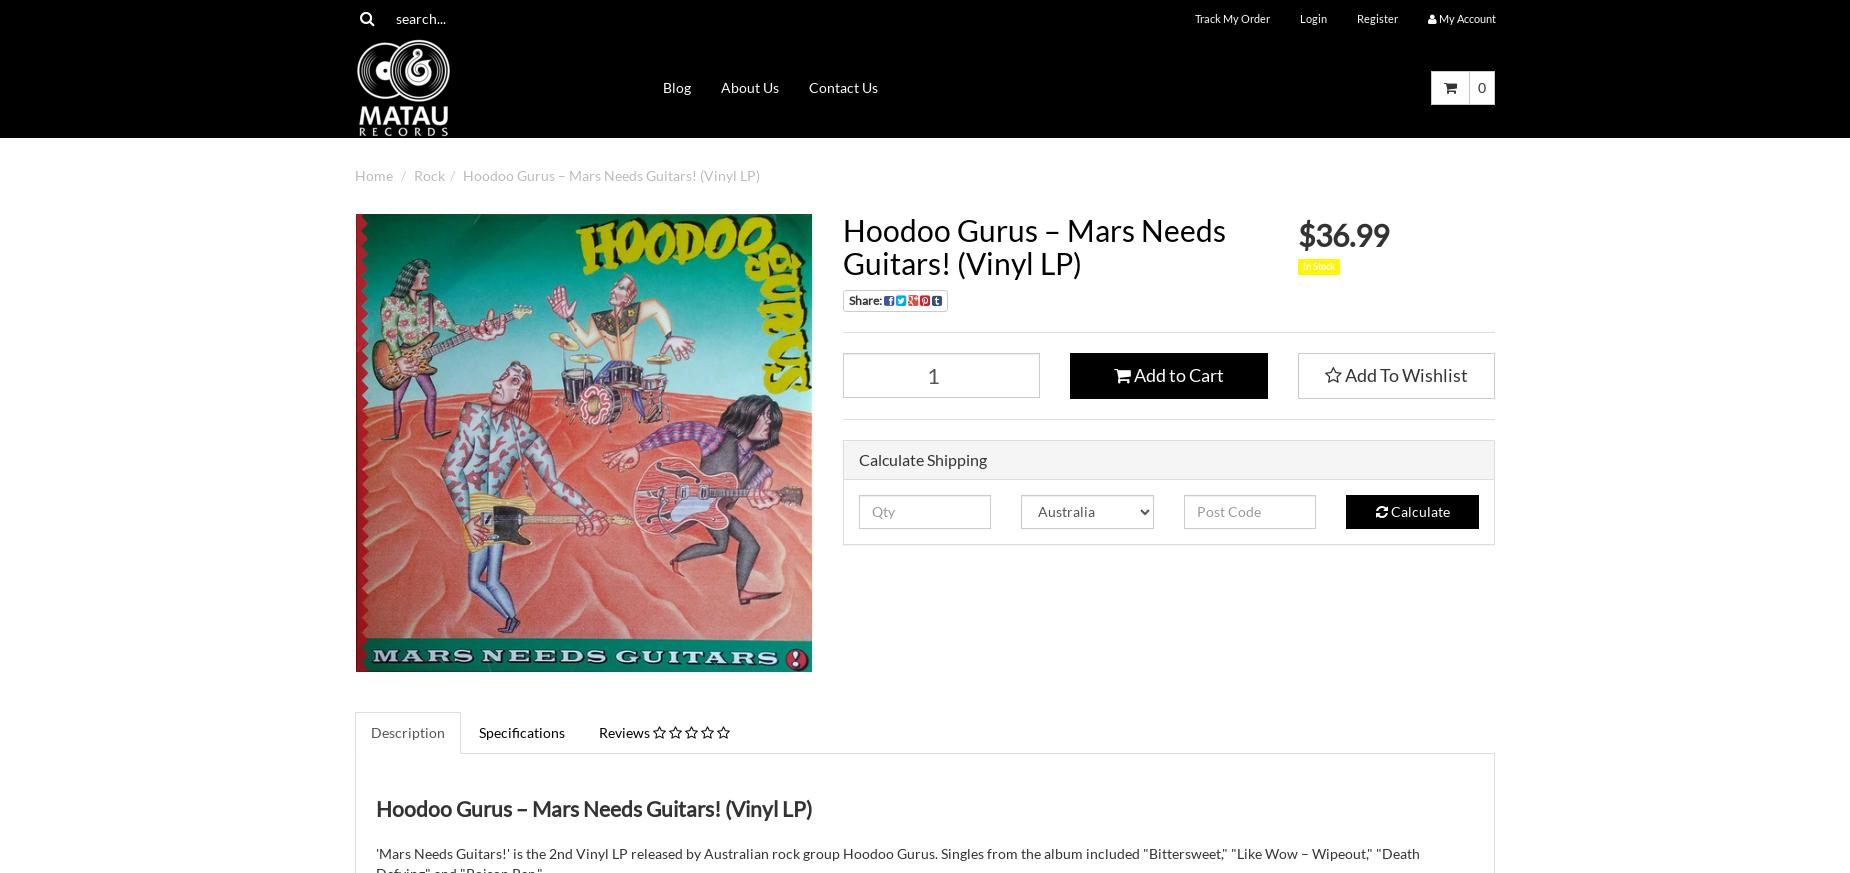 This screenshot has width=1850, height=873. I want to click on '$36.99', so click(1341, 234).